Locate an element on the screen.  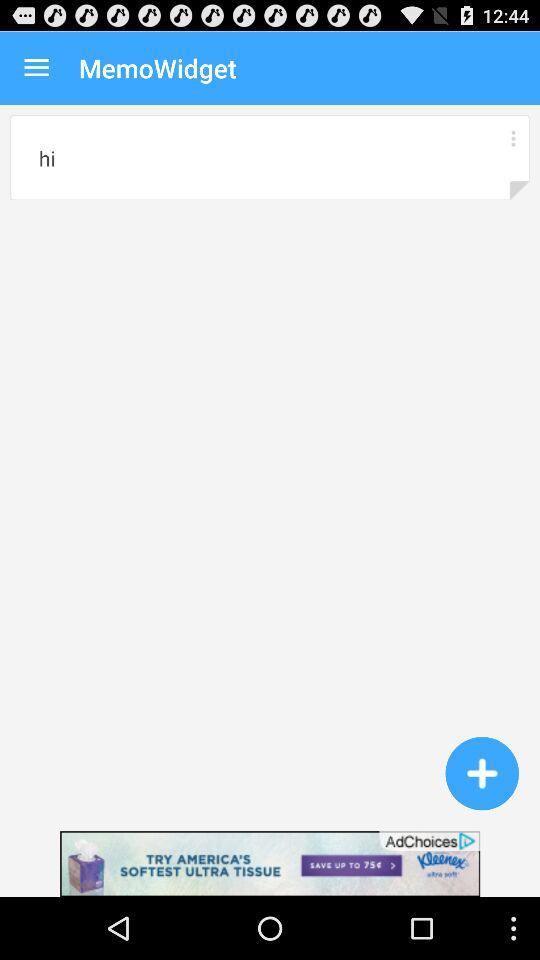
settings options is located at coordinates (513, 137).